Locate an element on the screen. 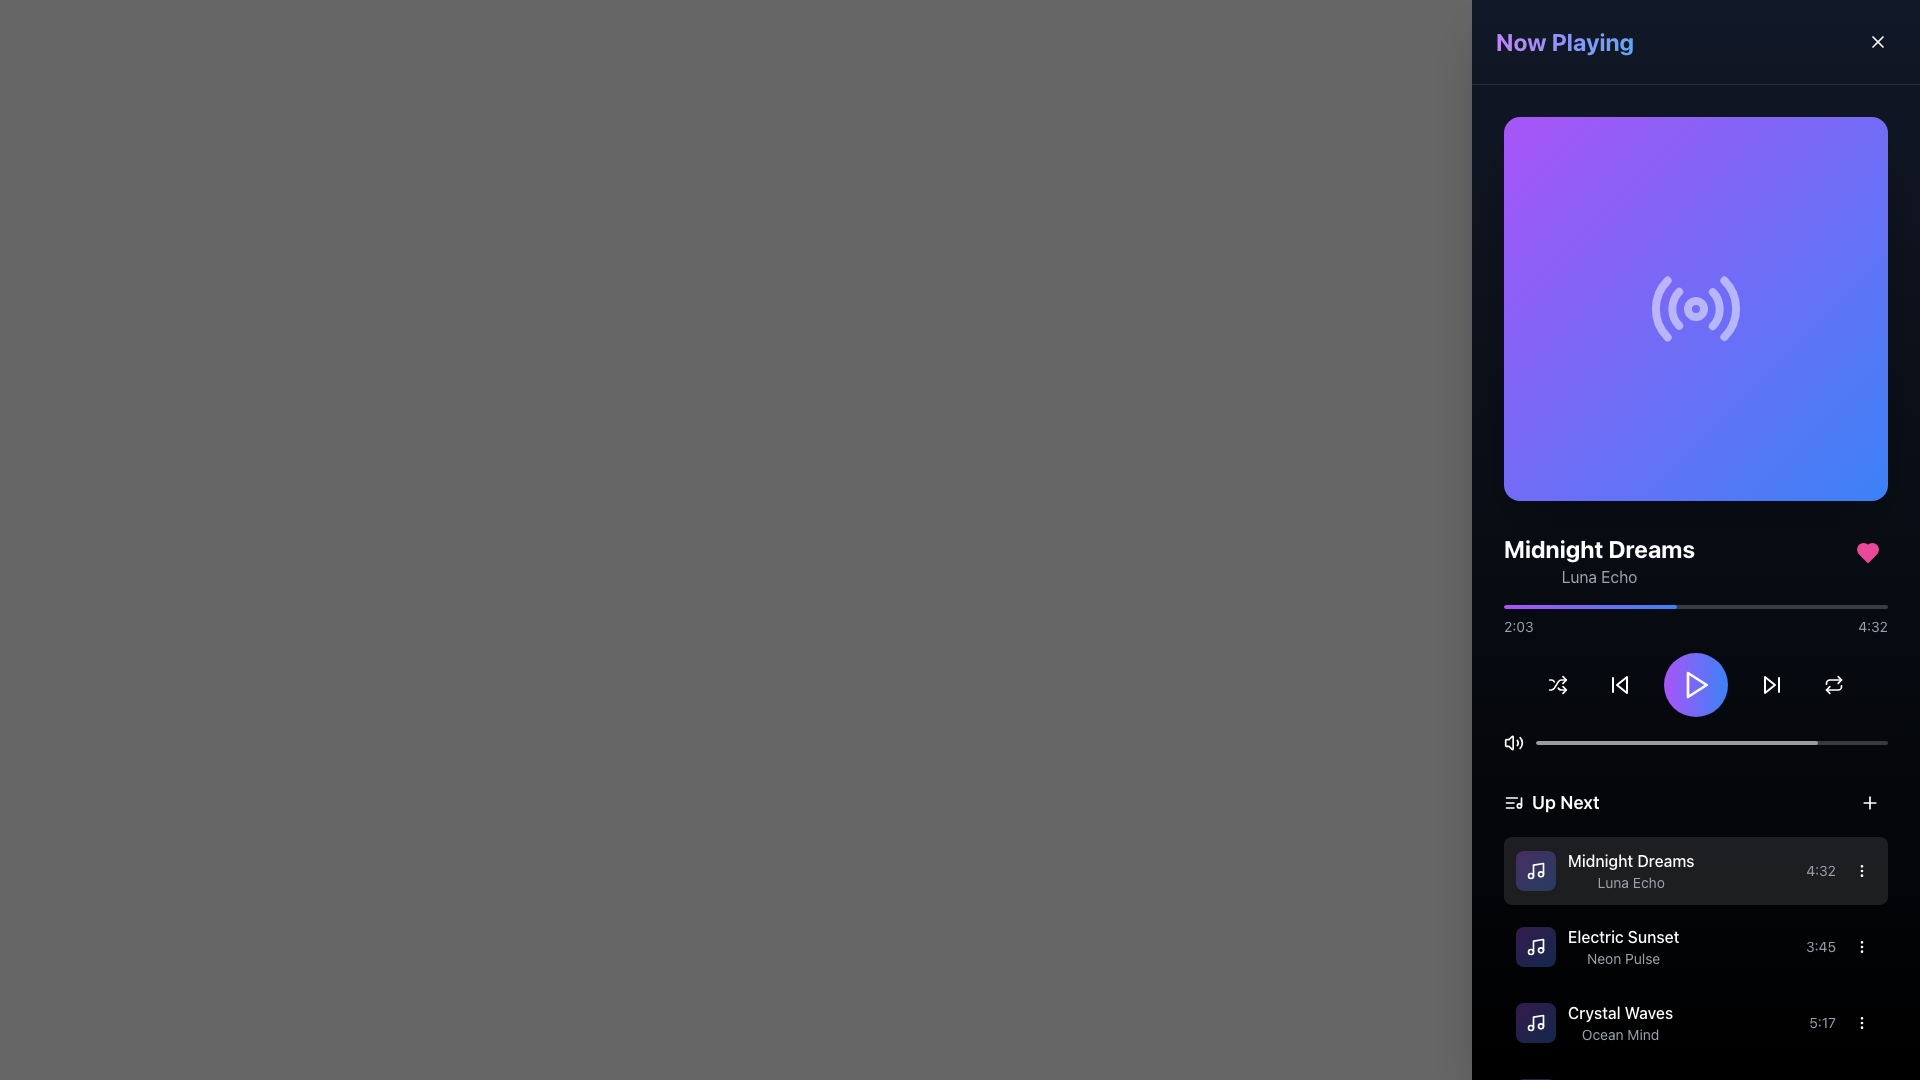  the text element displaying the time duration '5:17', located in the bottom section of the 'Now Playing' panel, under the 'Up Next' heading, to the right of the song title 'Crystal Waves' is located at coordinates (1841, 1022).